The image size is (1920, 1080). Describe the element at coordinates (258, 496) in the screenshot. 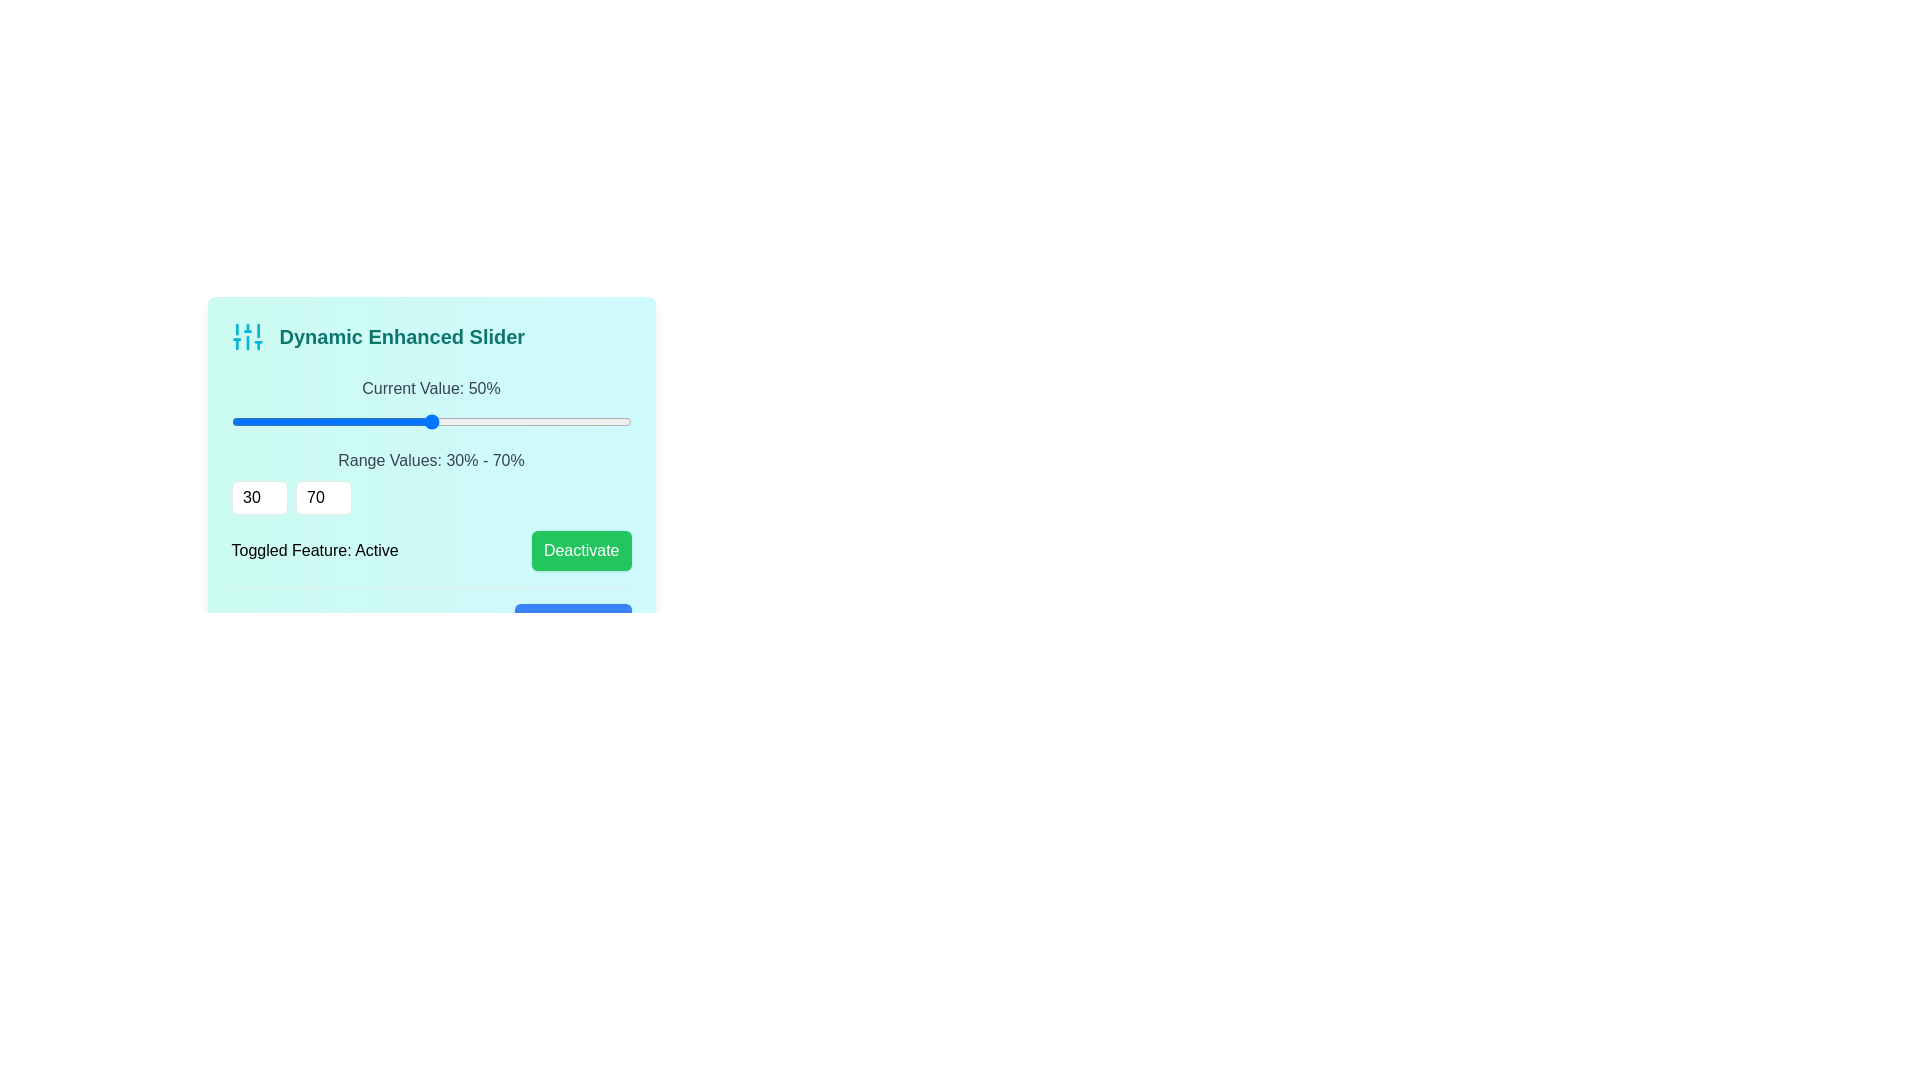

I see `the number input box styled with a border and rounded corners that contains the number '30'` at that location.